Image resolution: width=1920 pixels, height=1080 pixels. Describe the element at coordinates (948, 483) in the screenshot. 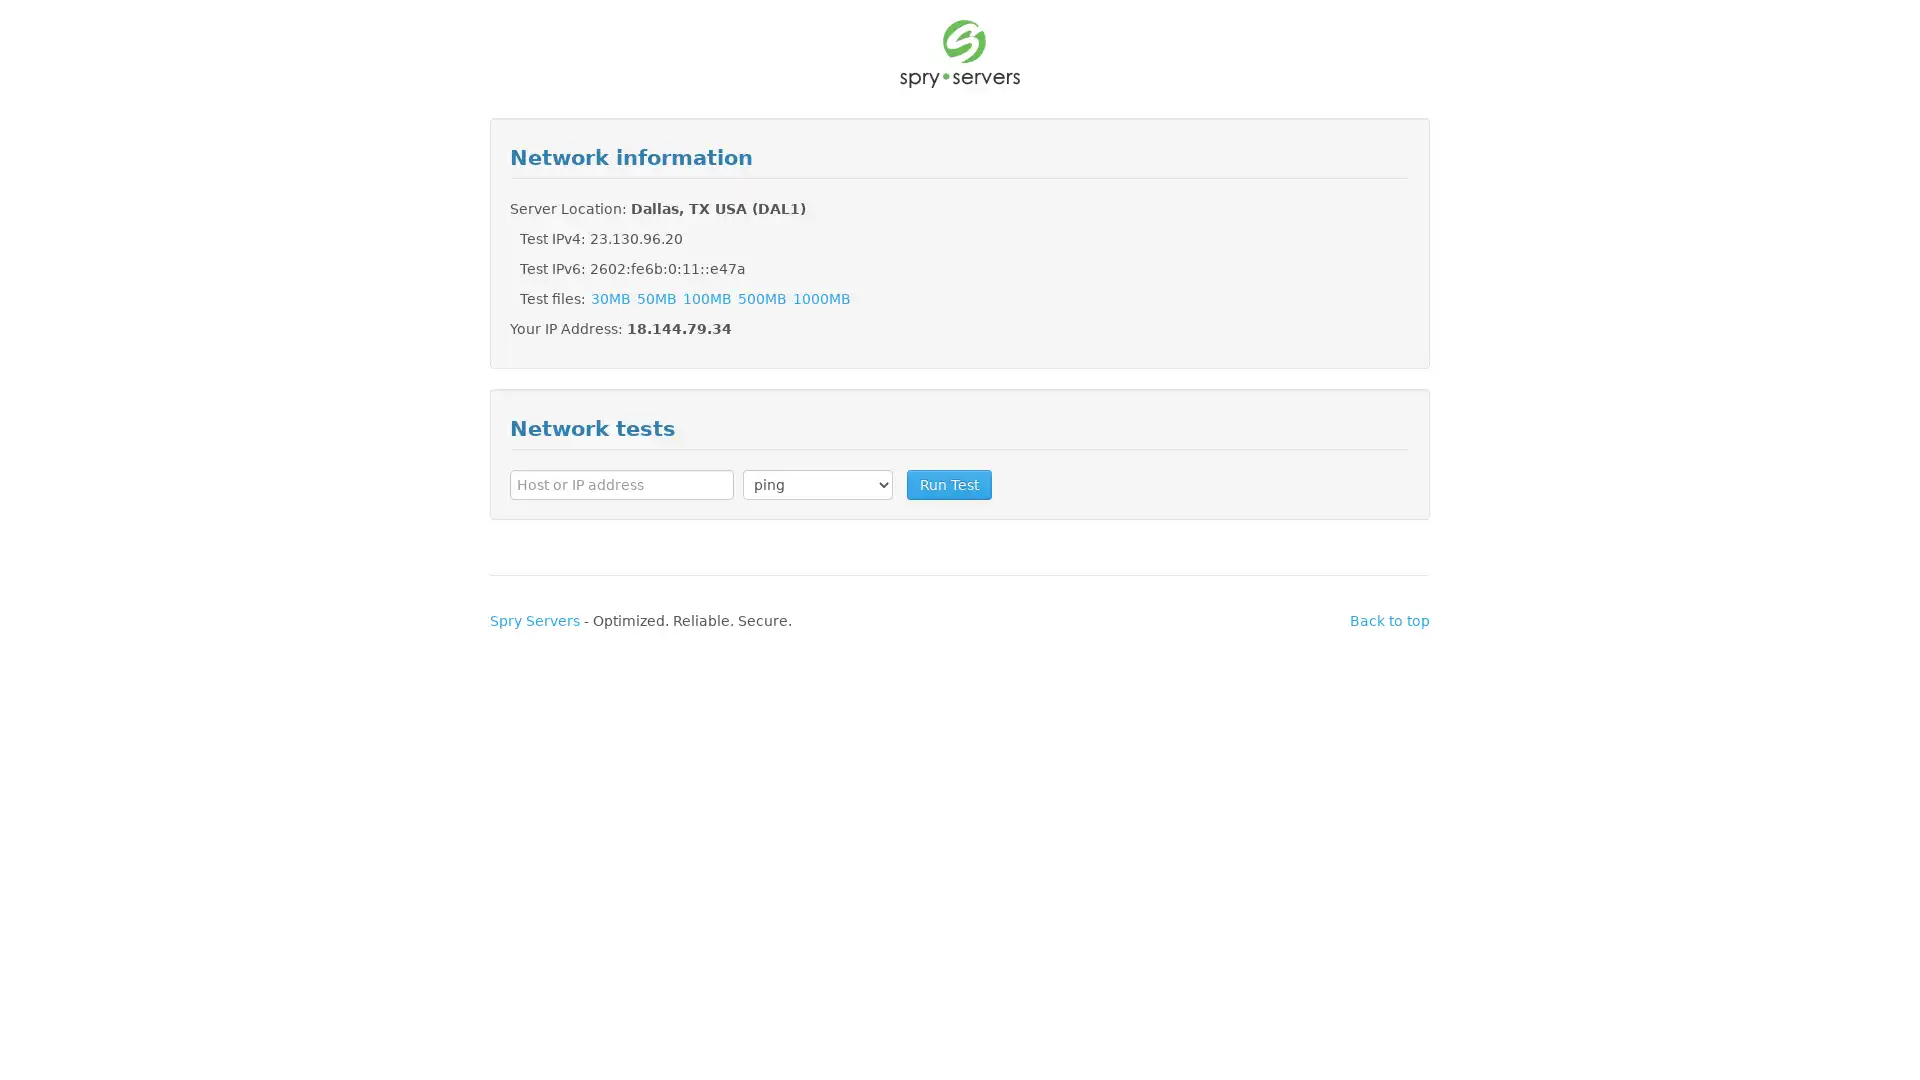

I see `Run Test` at that location.